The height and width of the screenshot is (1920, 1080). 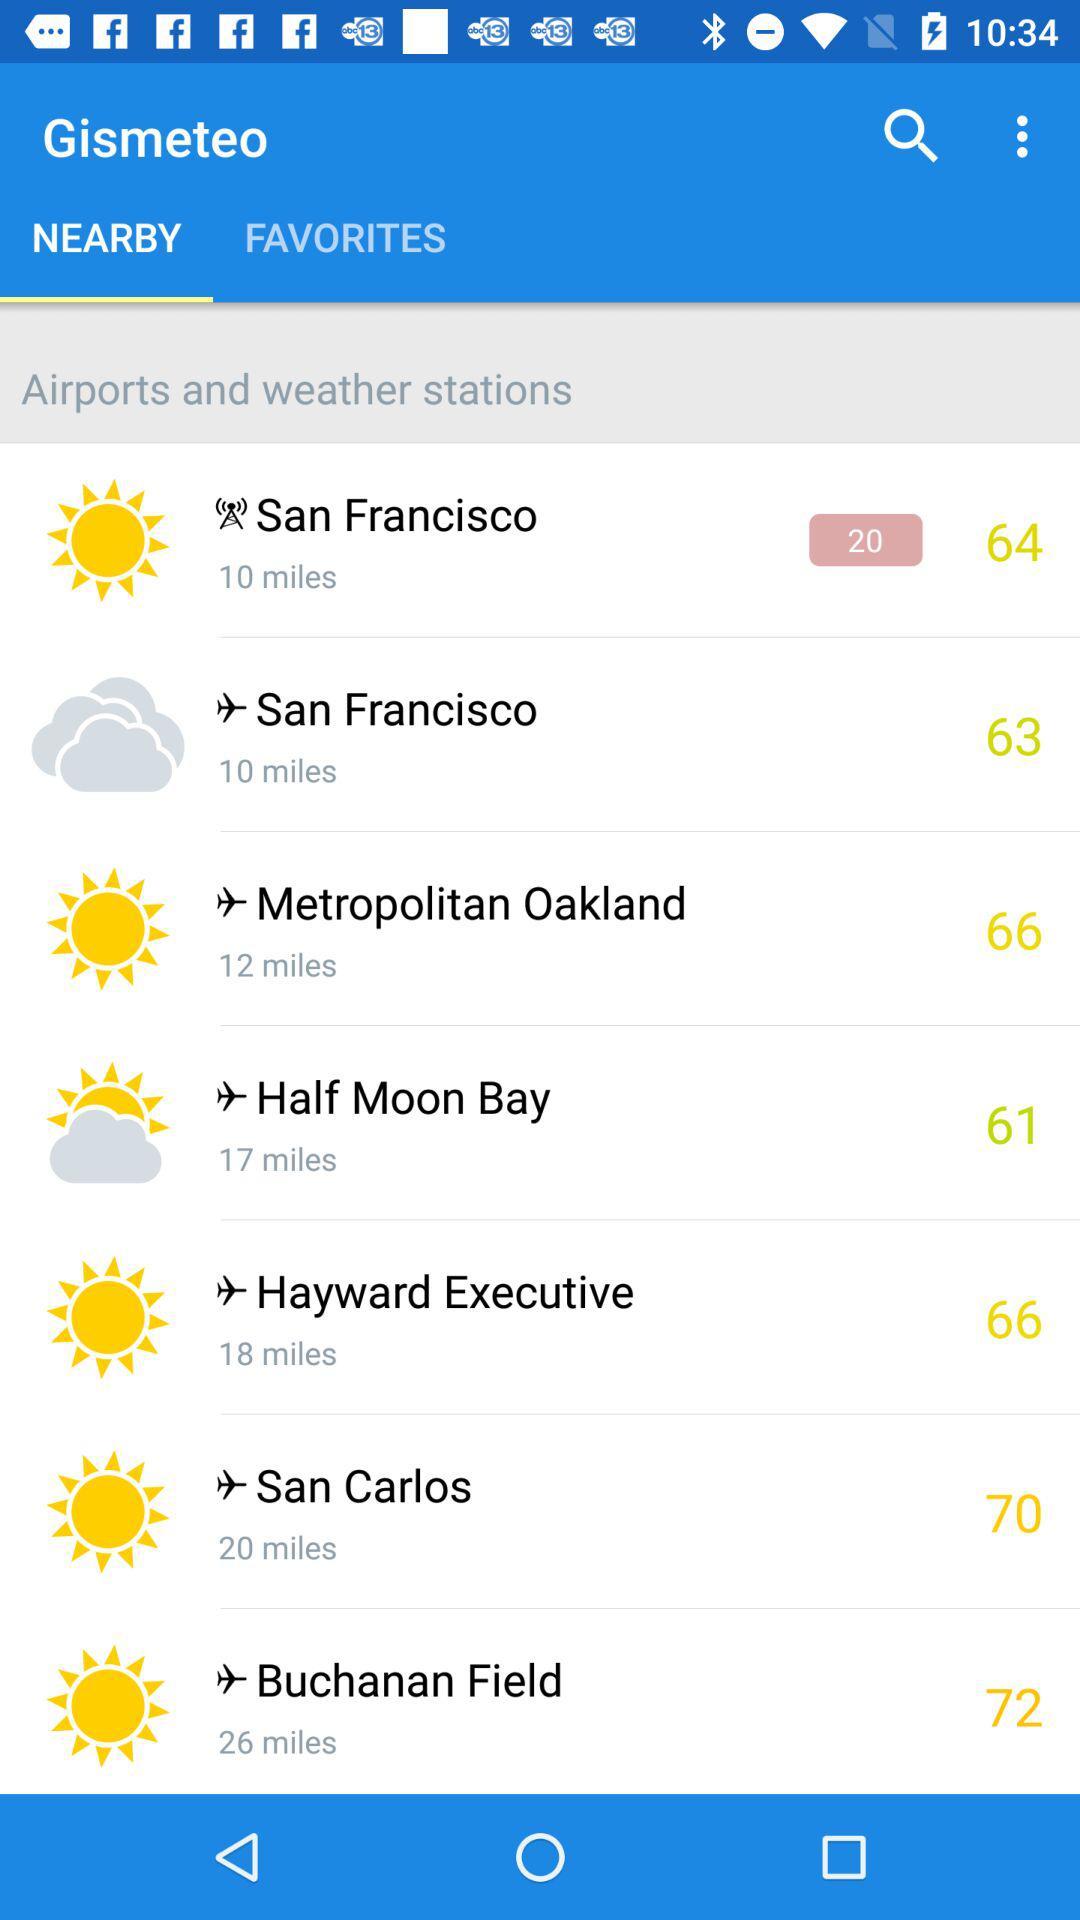 What do you see at coordinates (540, 372) in the screenshot?
I see `the airports and weather app` at bounding box center [540, 372].